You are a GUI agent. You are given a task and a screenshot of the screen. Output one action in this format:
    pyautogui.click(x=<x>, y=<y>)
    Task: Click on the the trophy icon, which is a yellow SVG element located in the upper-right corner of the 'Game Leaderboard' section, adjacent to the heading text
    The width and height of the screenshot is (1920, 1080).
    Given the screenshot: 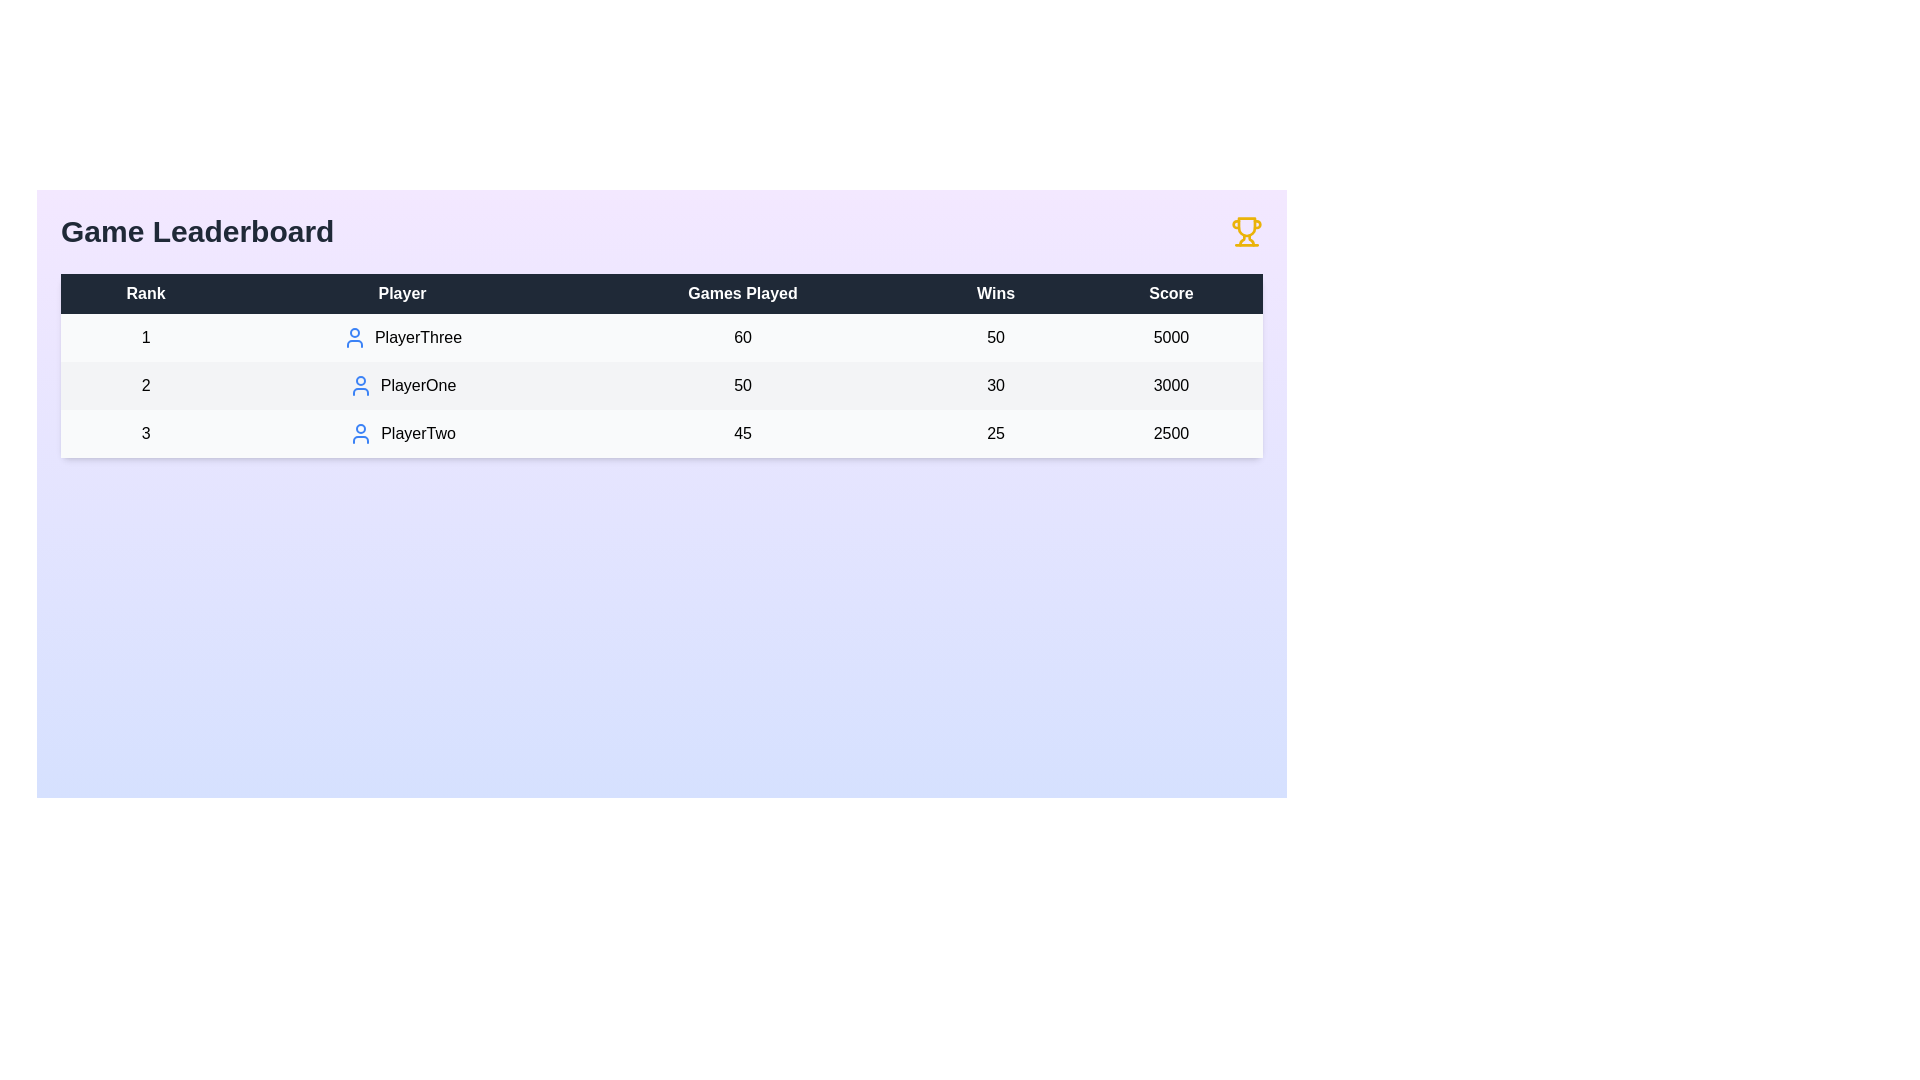 What is the action you would take?
    pyautogui.click(x=1246, y=230)
    